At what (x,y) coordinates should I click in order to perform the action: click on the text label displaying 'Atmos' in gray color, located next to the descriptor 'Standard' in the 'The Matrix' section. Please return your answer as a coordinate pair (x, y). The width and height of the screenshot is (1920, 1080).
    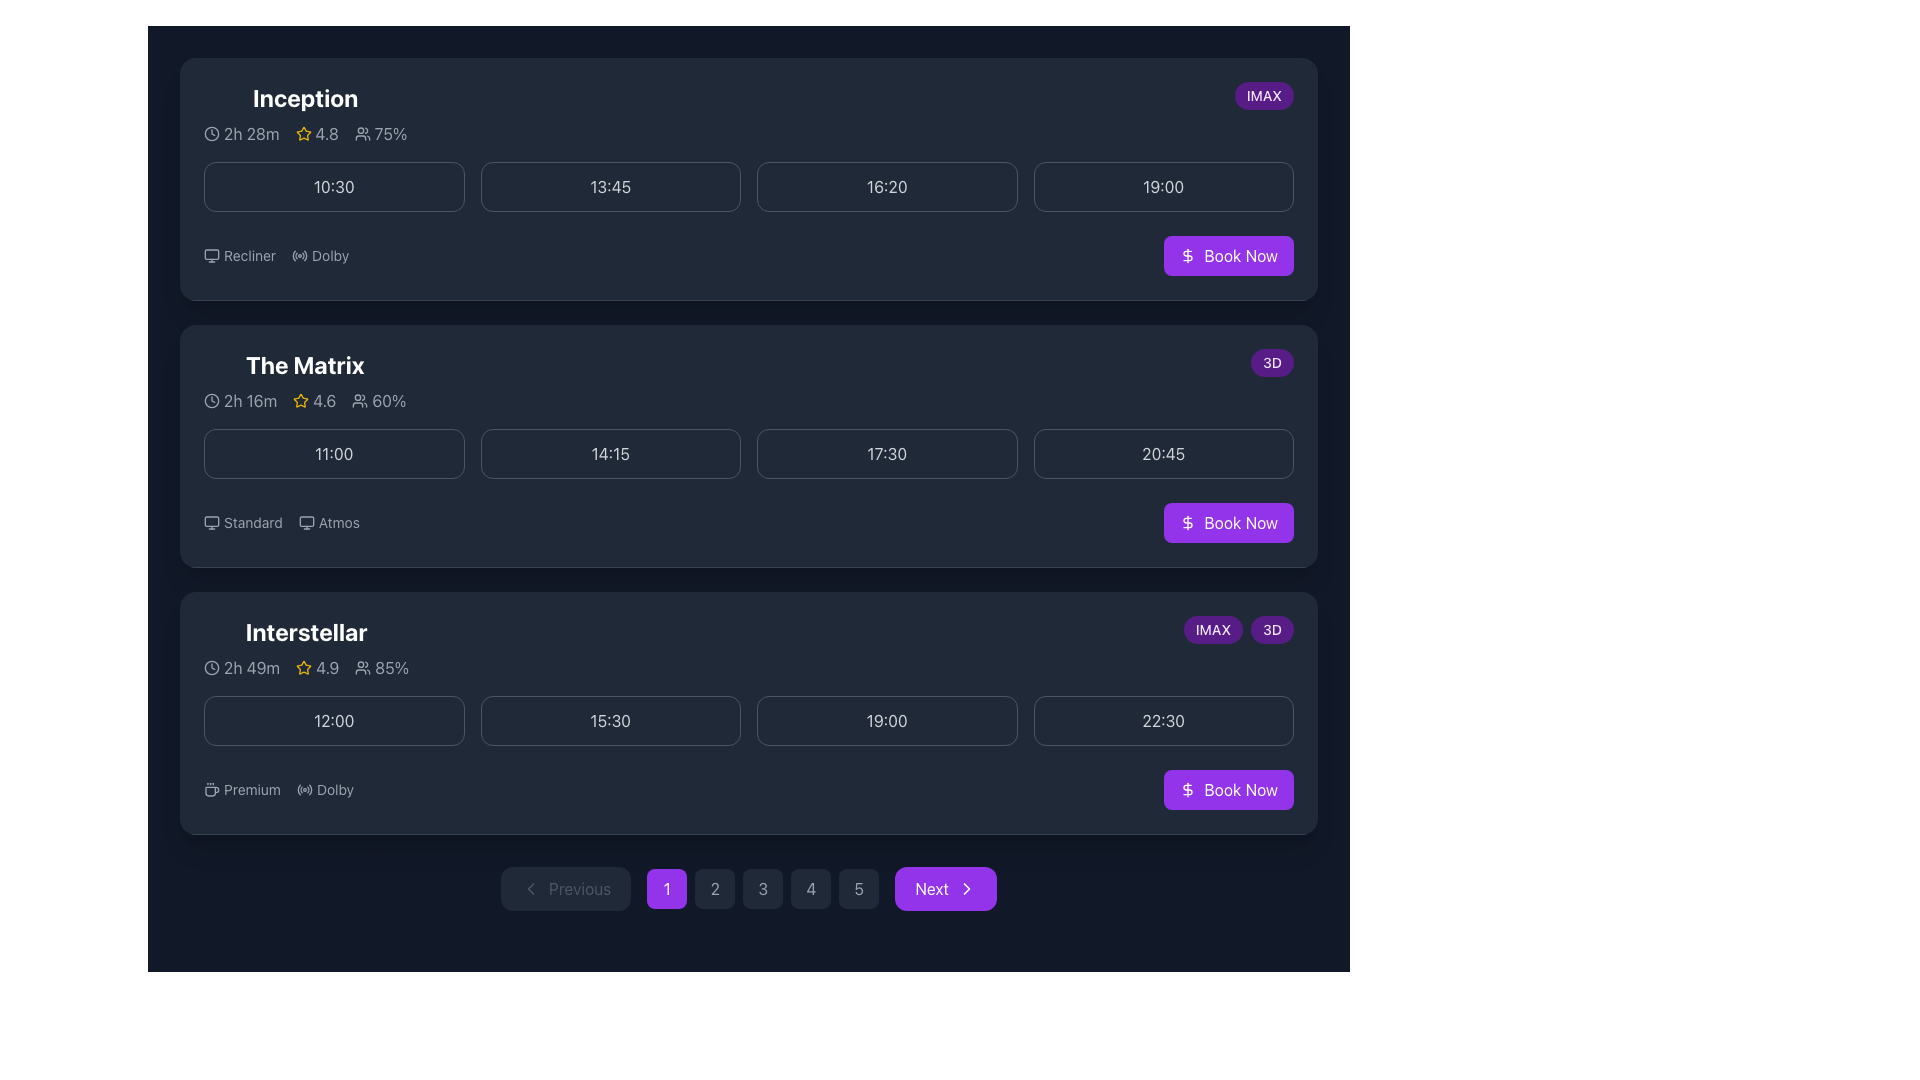
    Looking at the image, I should click on (329, 522).